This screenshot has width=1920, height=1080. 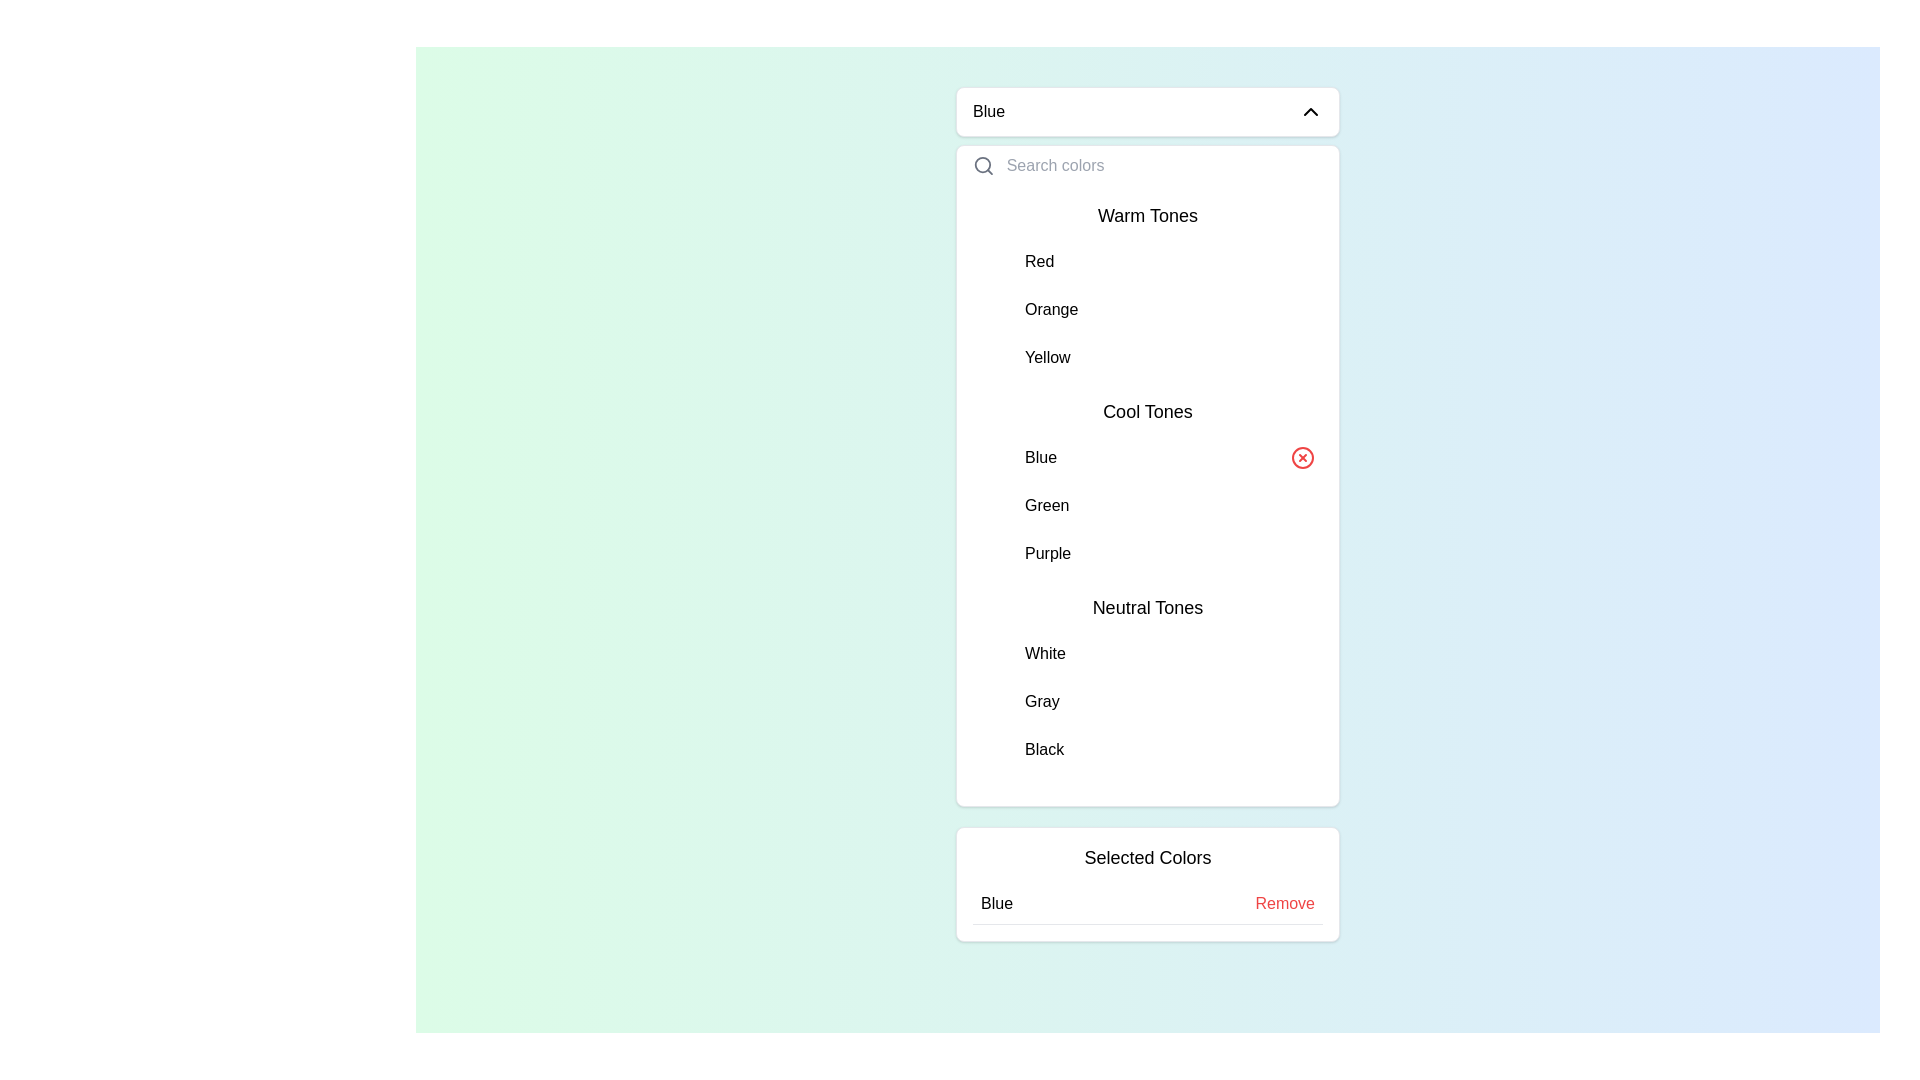 I want to click on the circular delete icon for the 'Blue' color option in the 'Cool Tones' section of the dropdown menu, so click(x=1302, y=458).